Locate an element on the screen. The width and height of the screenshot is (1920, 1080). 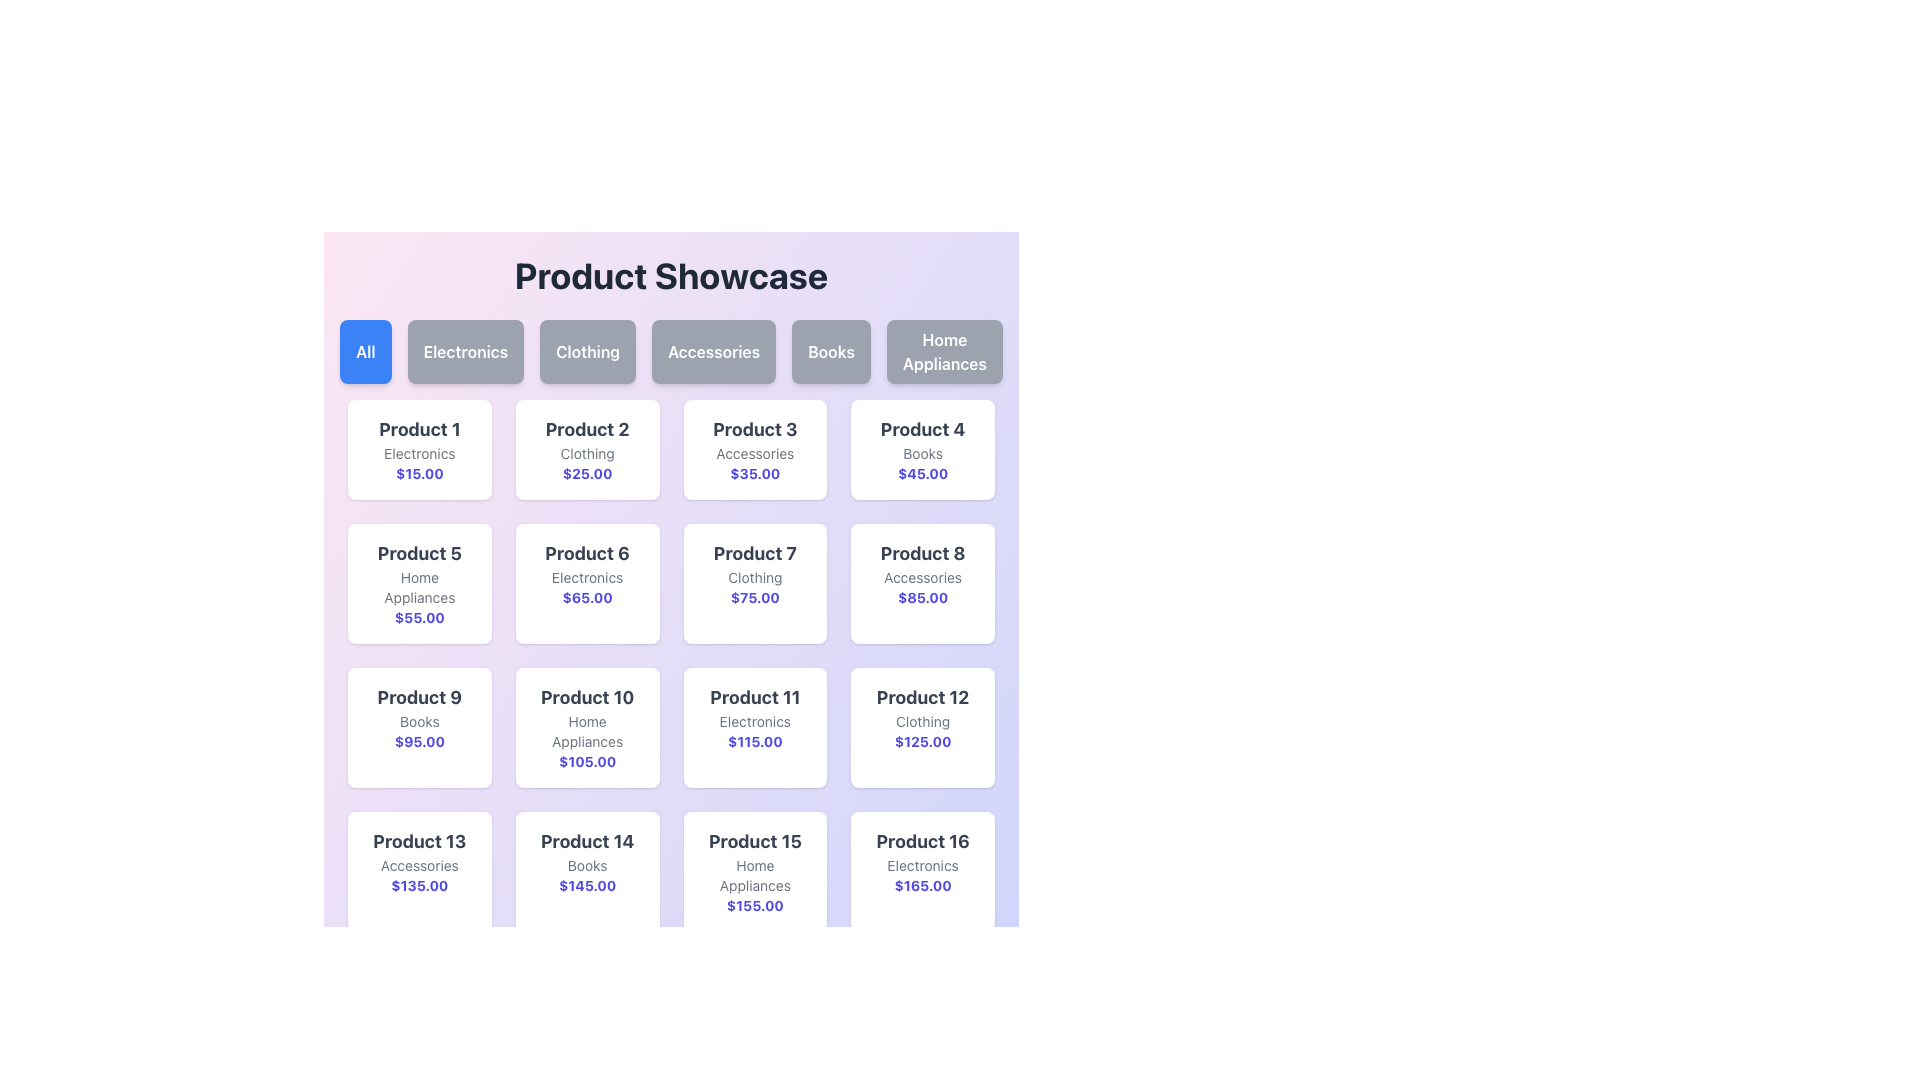
the product listing card located in the last row and second column from the left is located at coordinates (586, 1015).